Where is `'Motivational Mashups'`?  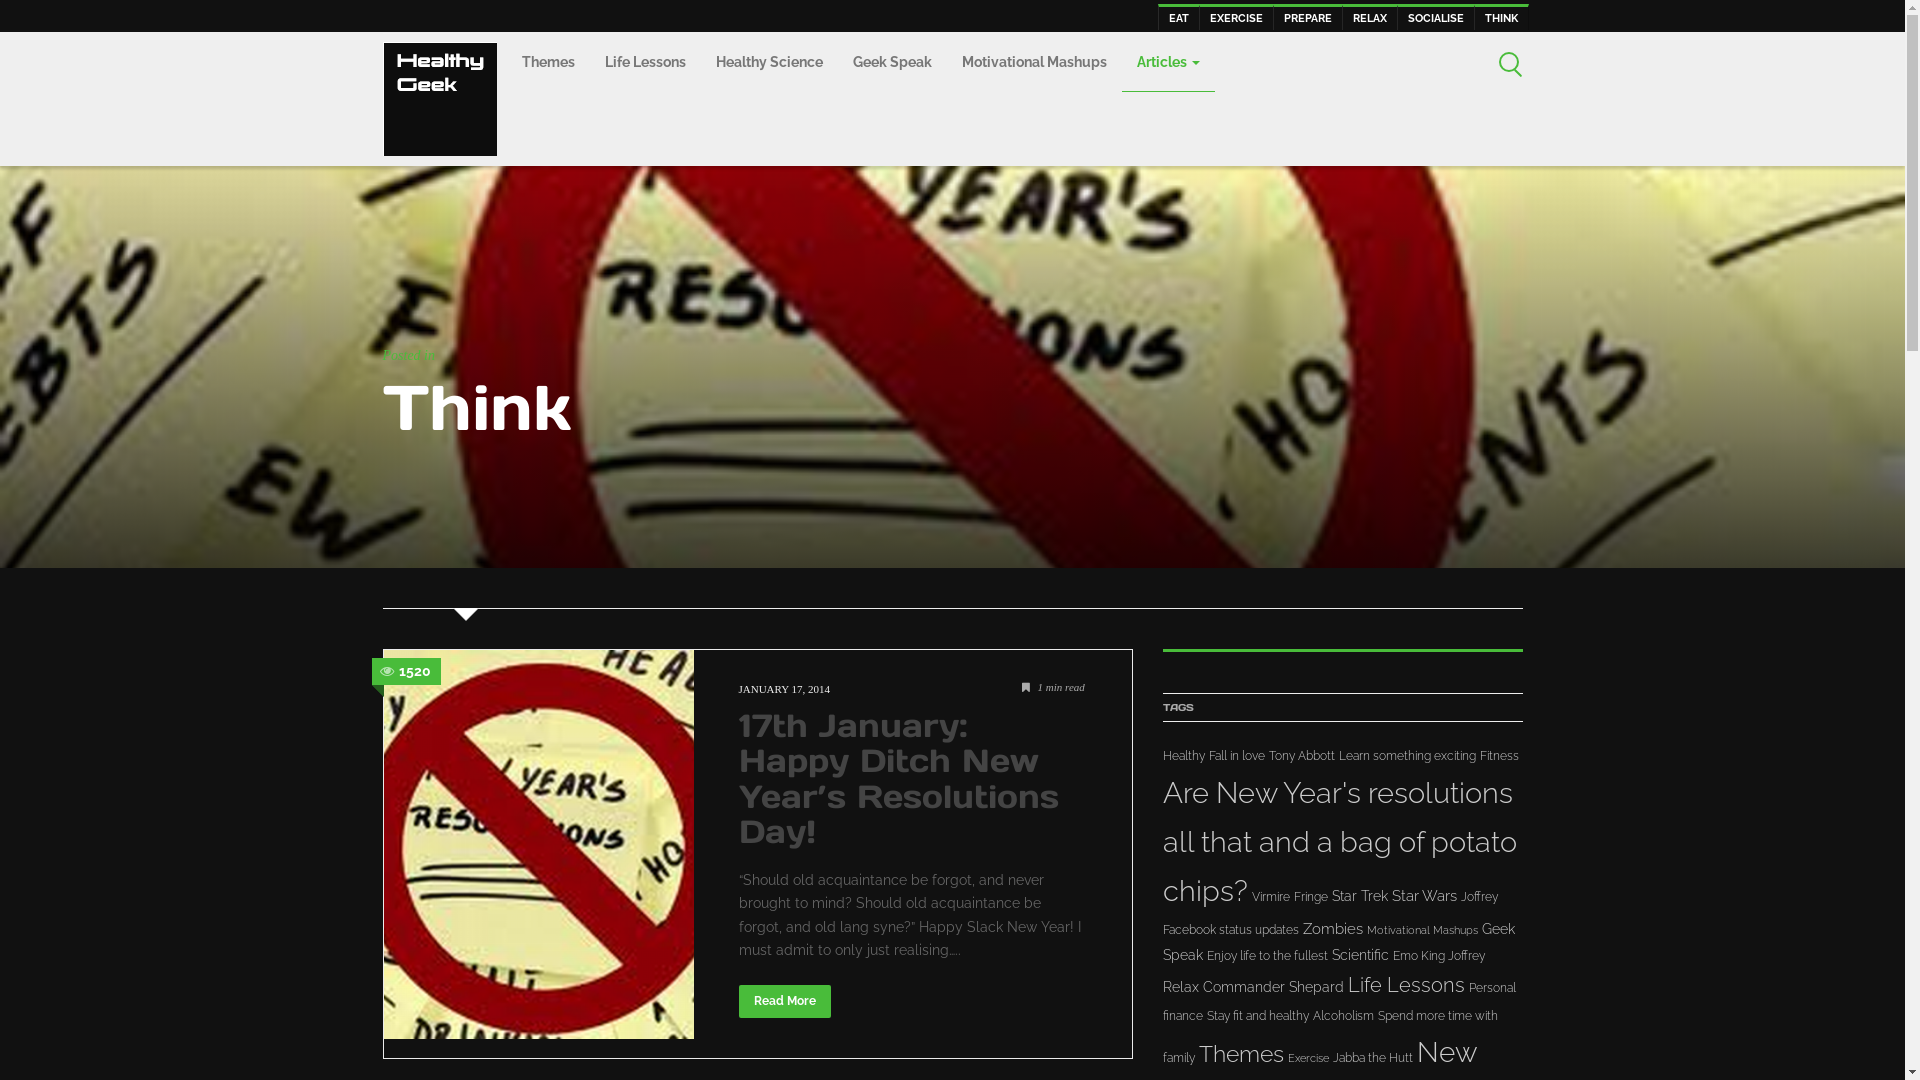
'Motivational Mashups' is located at coordinates (1033, 62).